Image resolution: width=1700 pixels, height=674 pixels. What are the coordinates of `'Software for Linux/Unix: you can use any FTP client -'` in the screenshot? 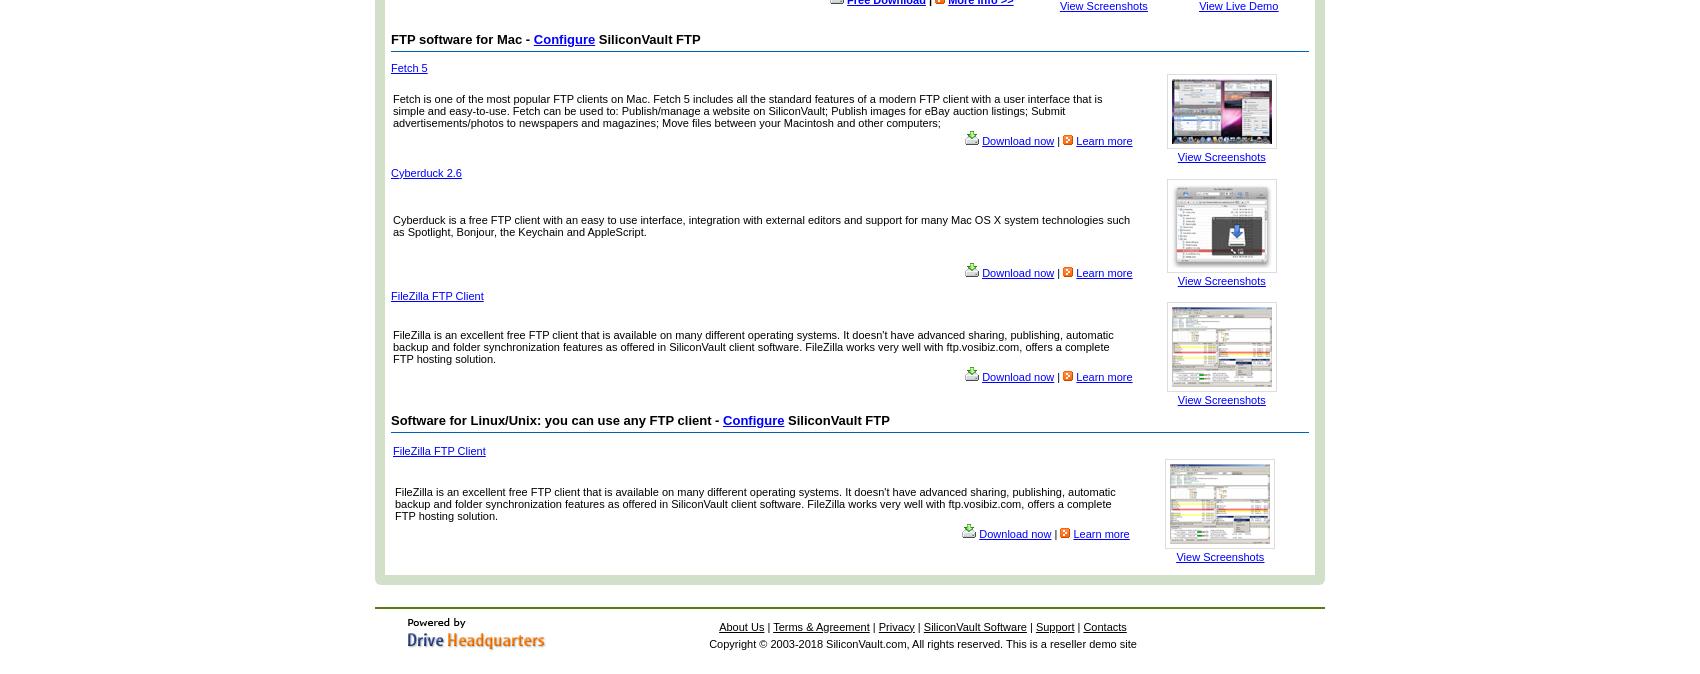 It's located at (555, 418).